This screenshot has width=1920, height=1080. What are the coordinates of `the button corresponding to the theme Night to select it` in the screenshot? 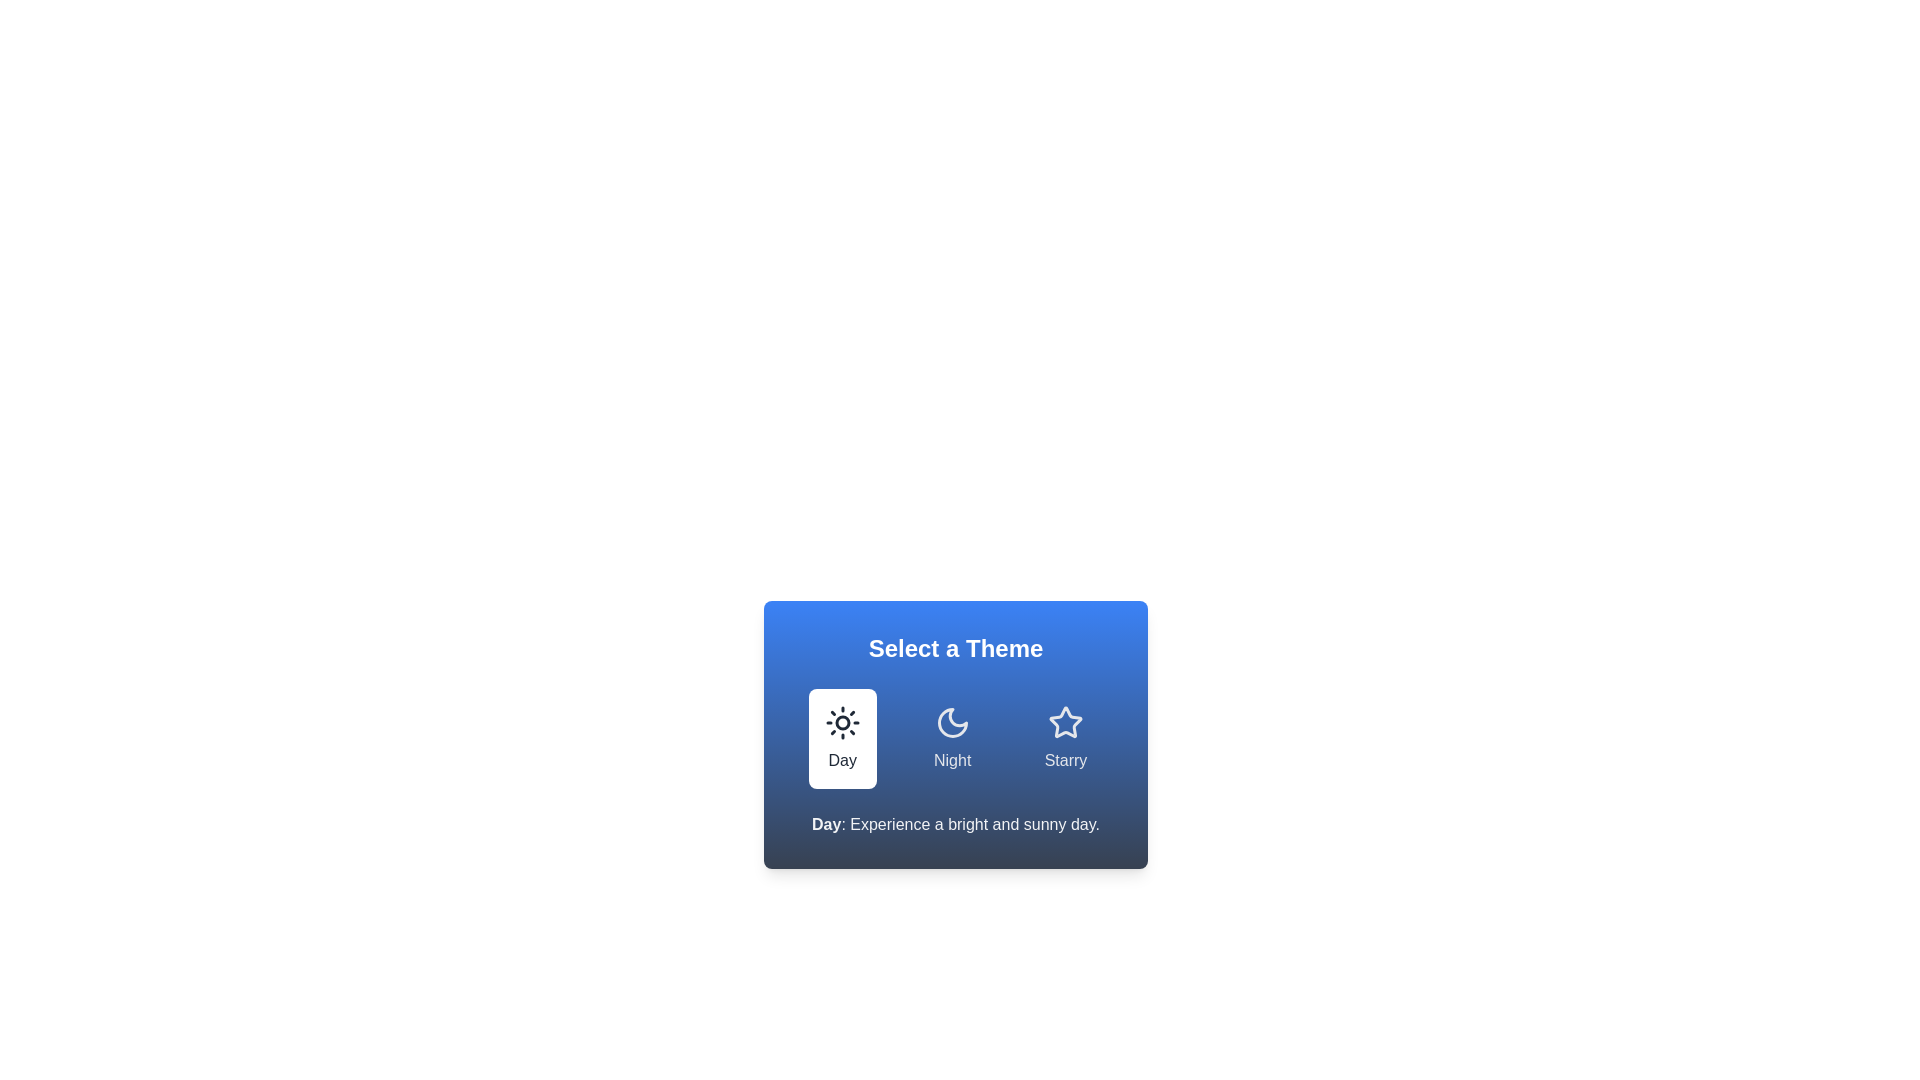 It's located at (951, 739).